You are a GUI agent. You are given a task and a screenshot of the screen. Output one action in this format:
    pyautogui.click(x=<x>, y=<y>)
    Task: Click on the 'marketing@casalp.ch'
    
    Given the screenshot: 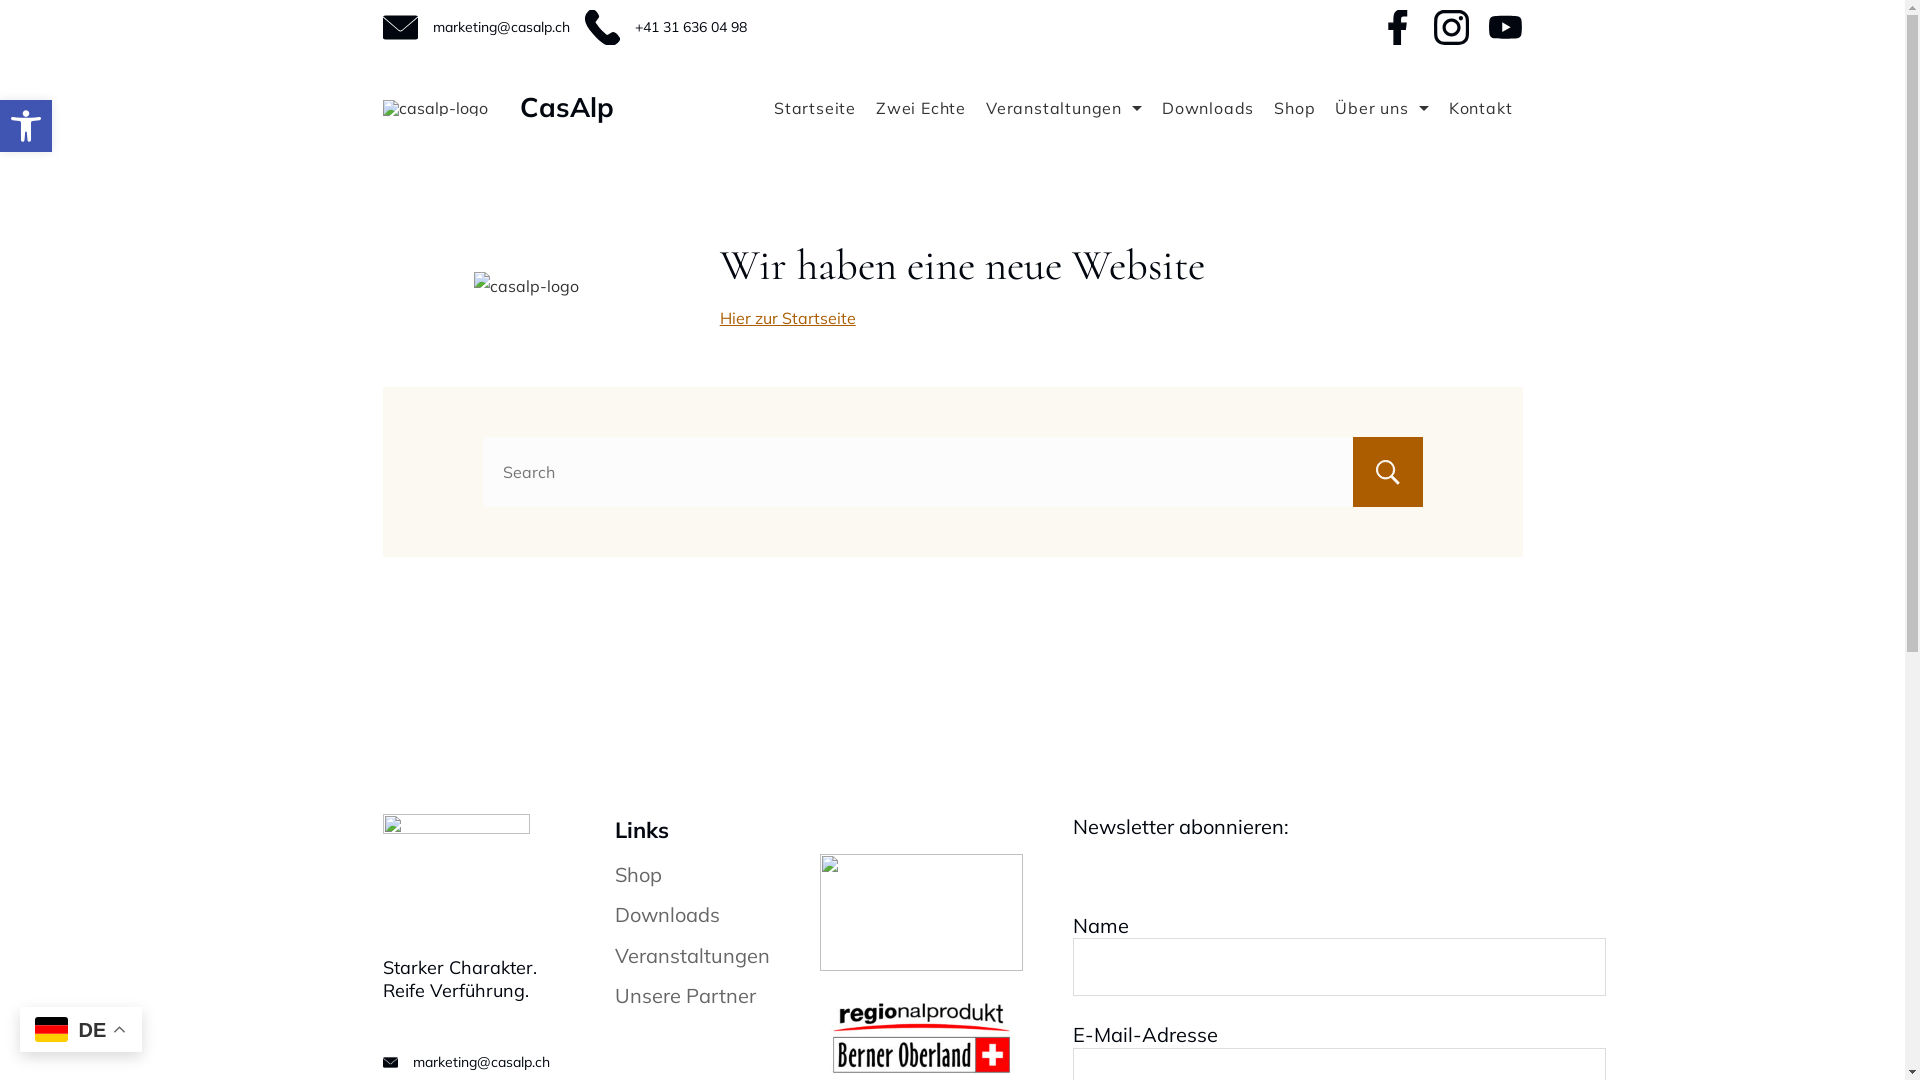 What is the action you would take?
    pyautogui.click(x=480, y=1060)
    